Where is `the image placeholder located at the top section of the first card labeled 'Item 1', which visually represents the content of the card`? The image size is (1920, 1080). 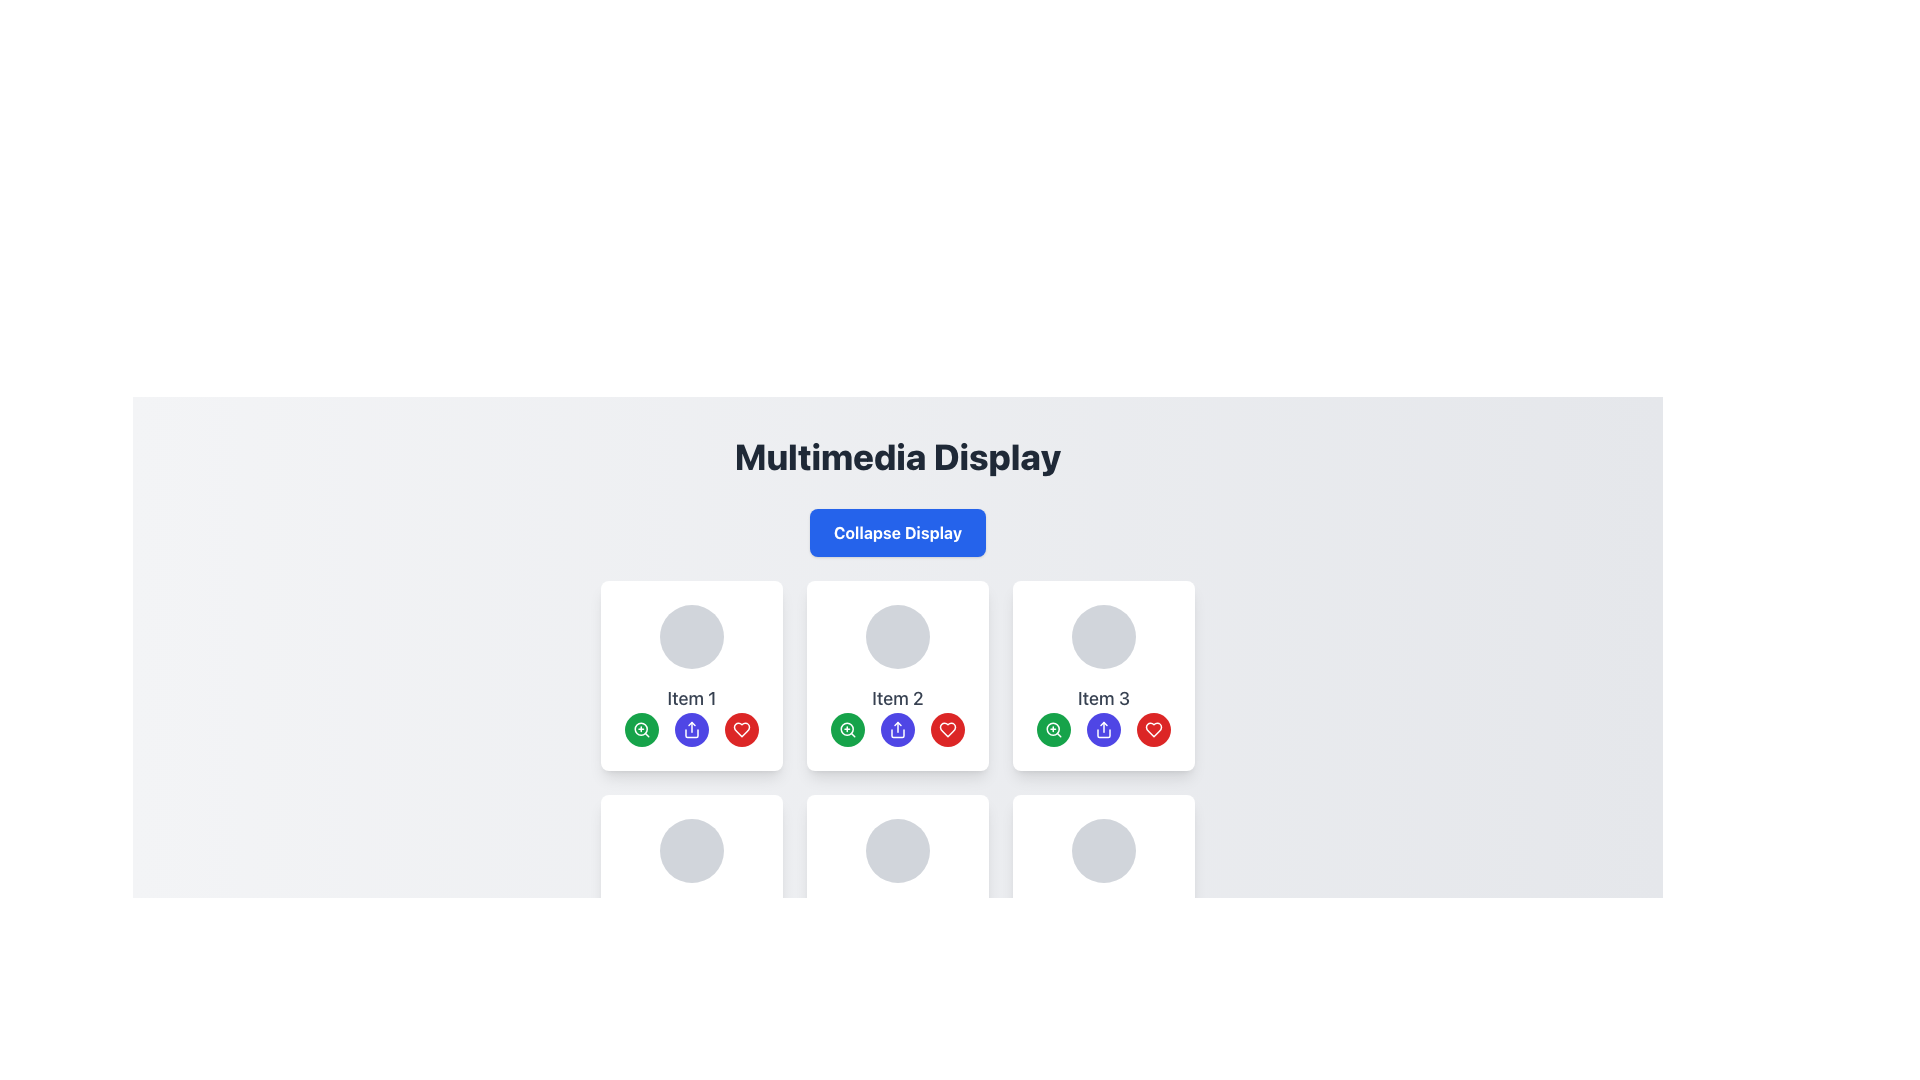 the image placeholder located at the top section of the first card labeled 'Item 1', which visually represents the content of the card is located at coordinates (691, 636).